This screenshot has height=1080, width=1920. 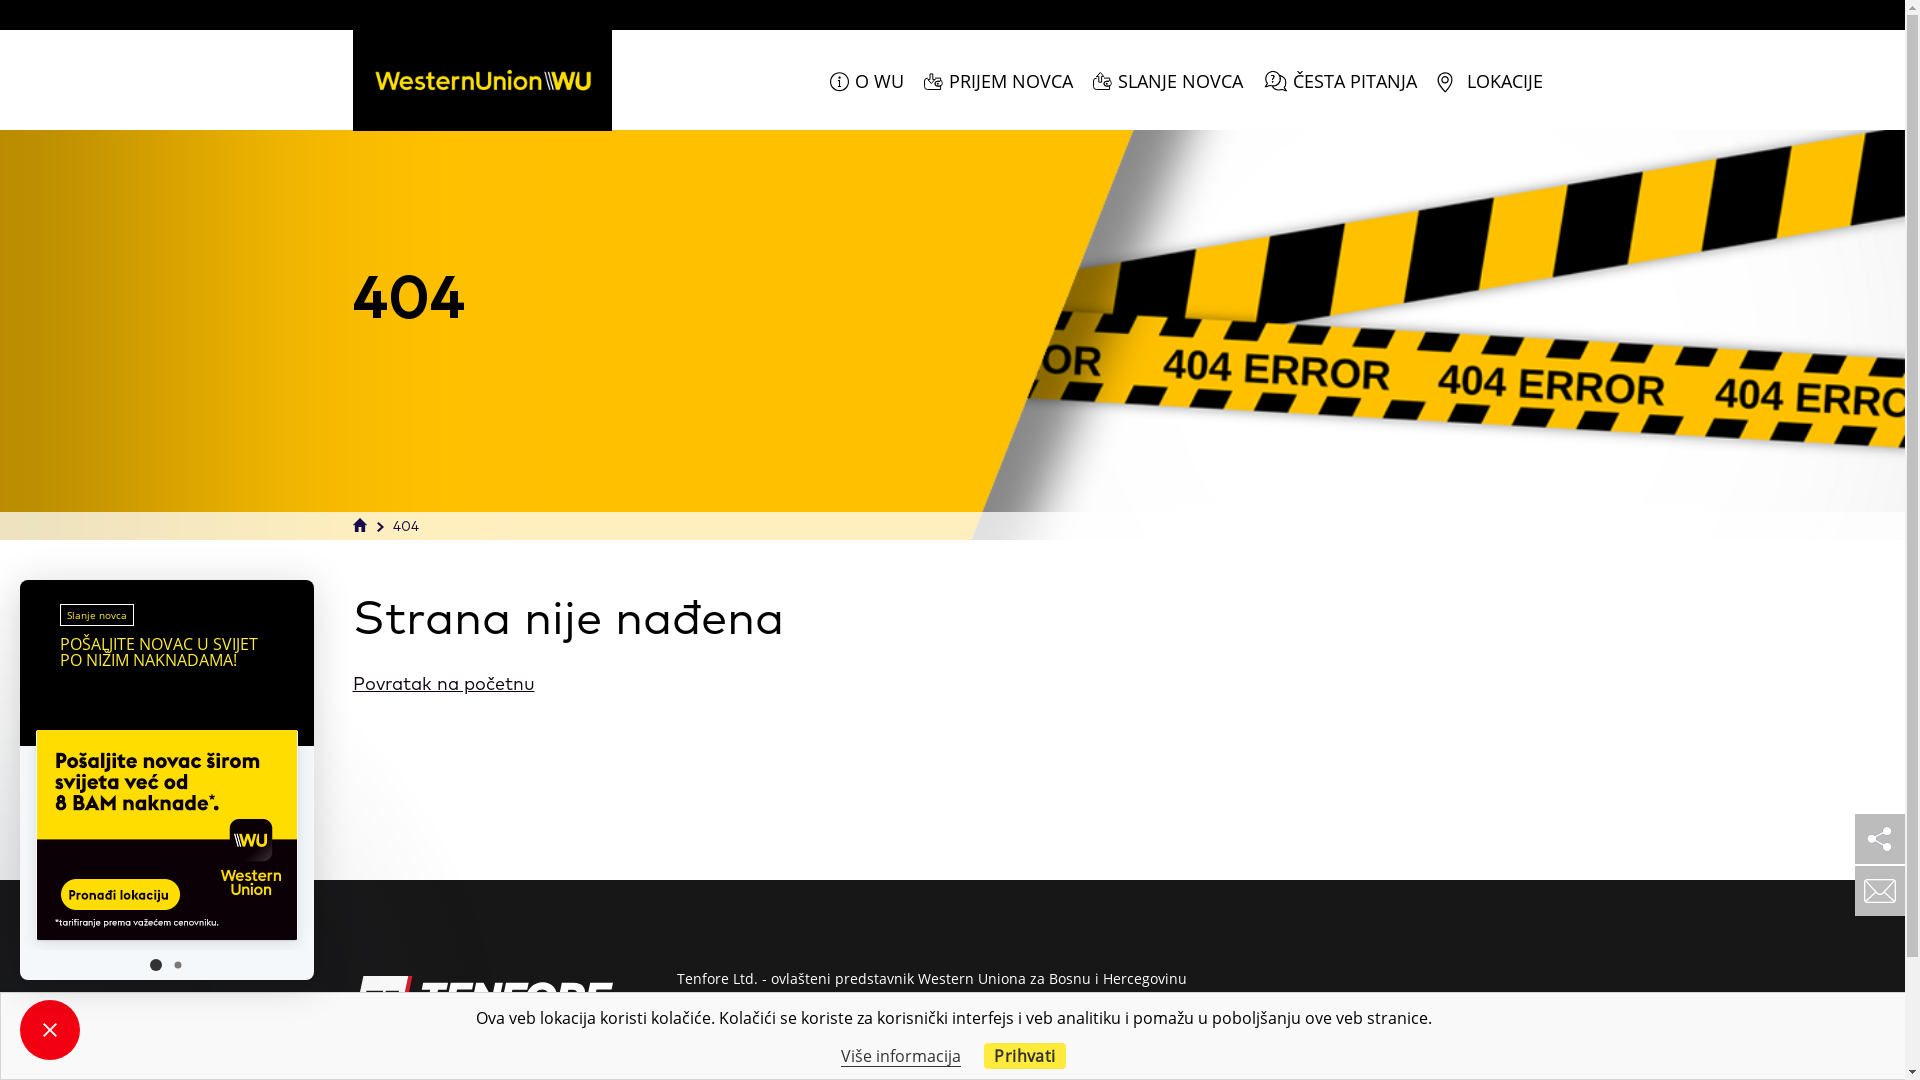 What do you see at coordinates (998, 80) in the screenshot?
I see `'PRIJEM NOVCA'` at bounding box center [998, 80].